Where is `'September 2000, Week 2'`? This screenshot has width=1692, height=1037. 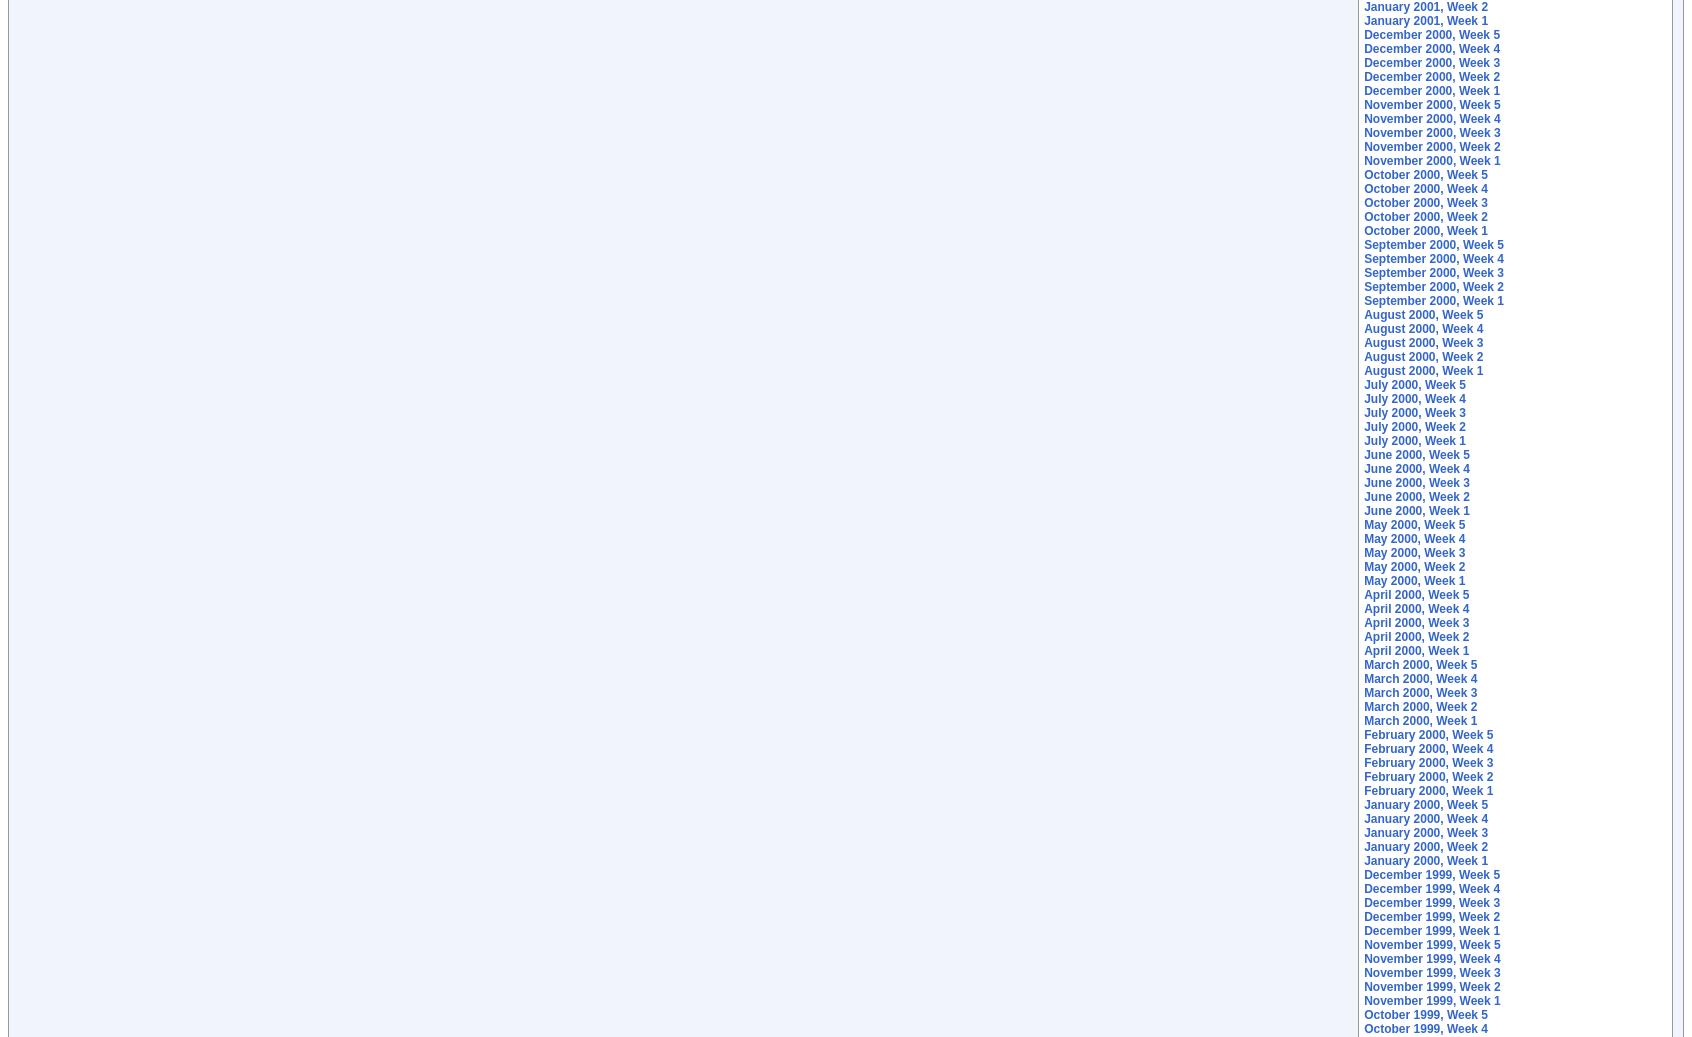
'September 2000, Week 2' is located at coordinates (1432, 286).